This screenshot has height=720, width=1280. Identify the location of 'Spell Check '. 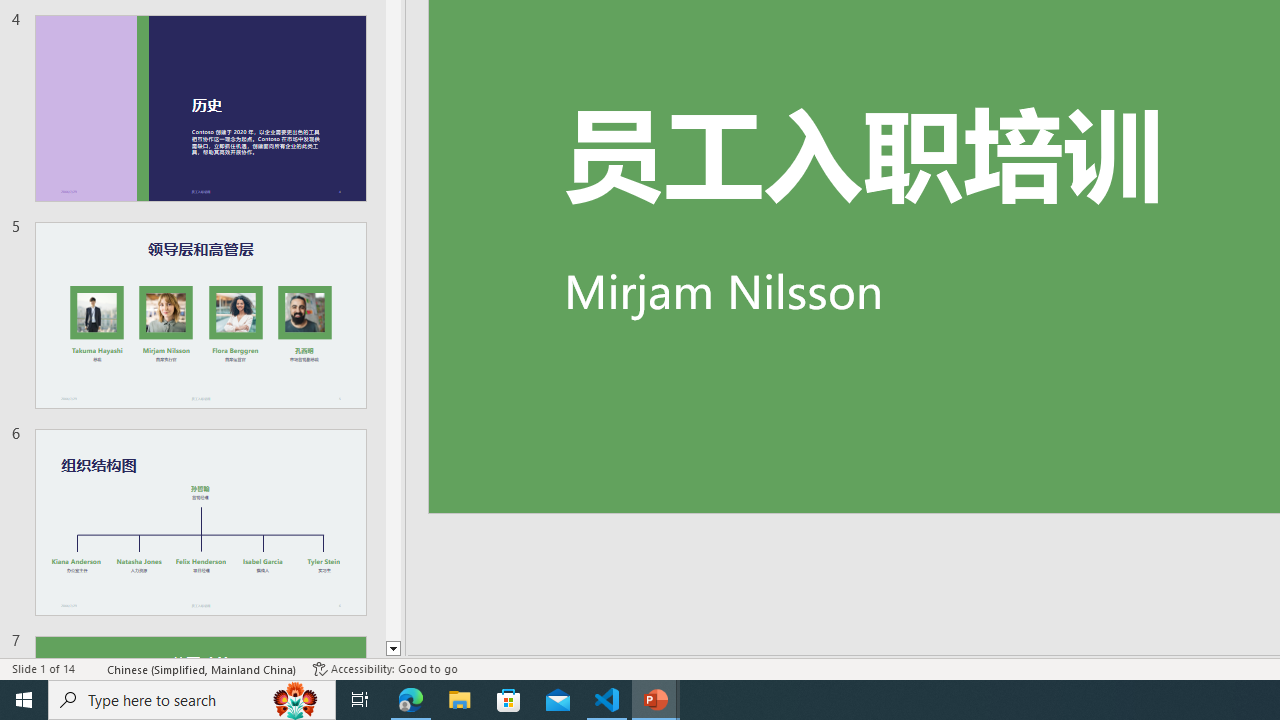
(91, 669).